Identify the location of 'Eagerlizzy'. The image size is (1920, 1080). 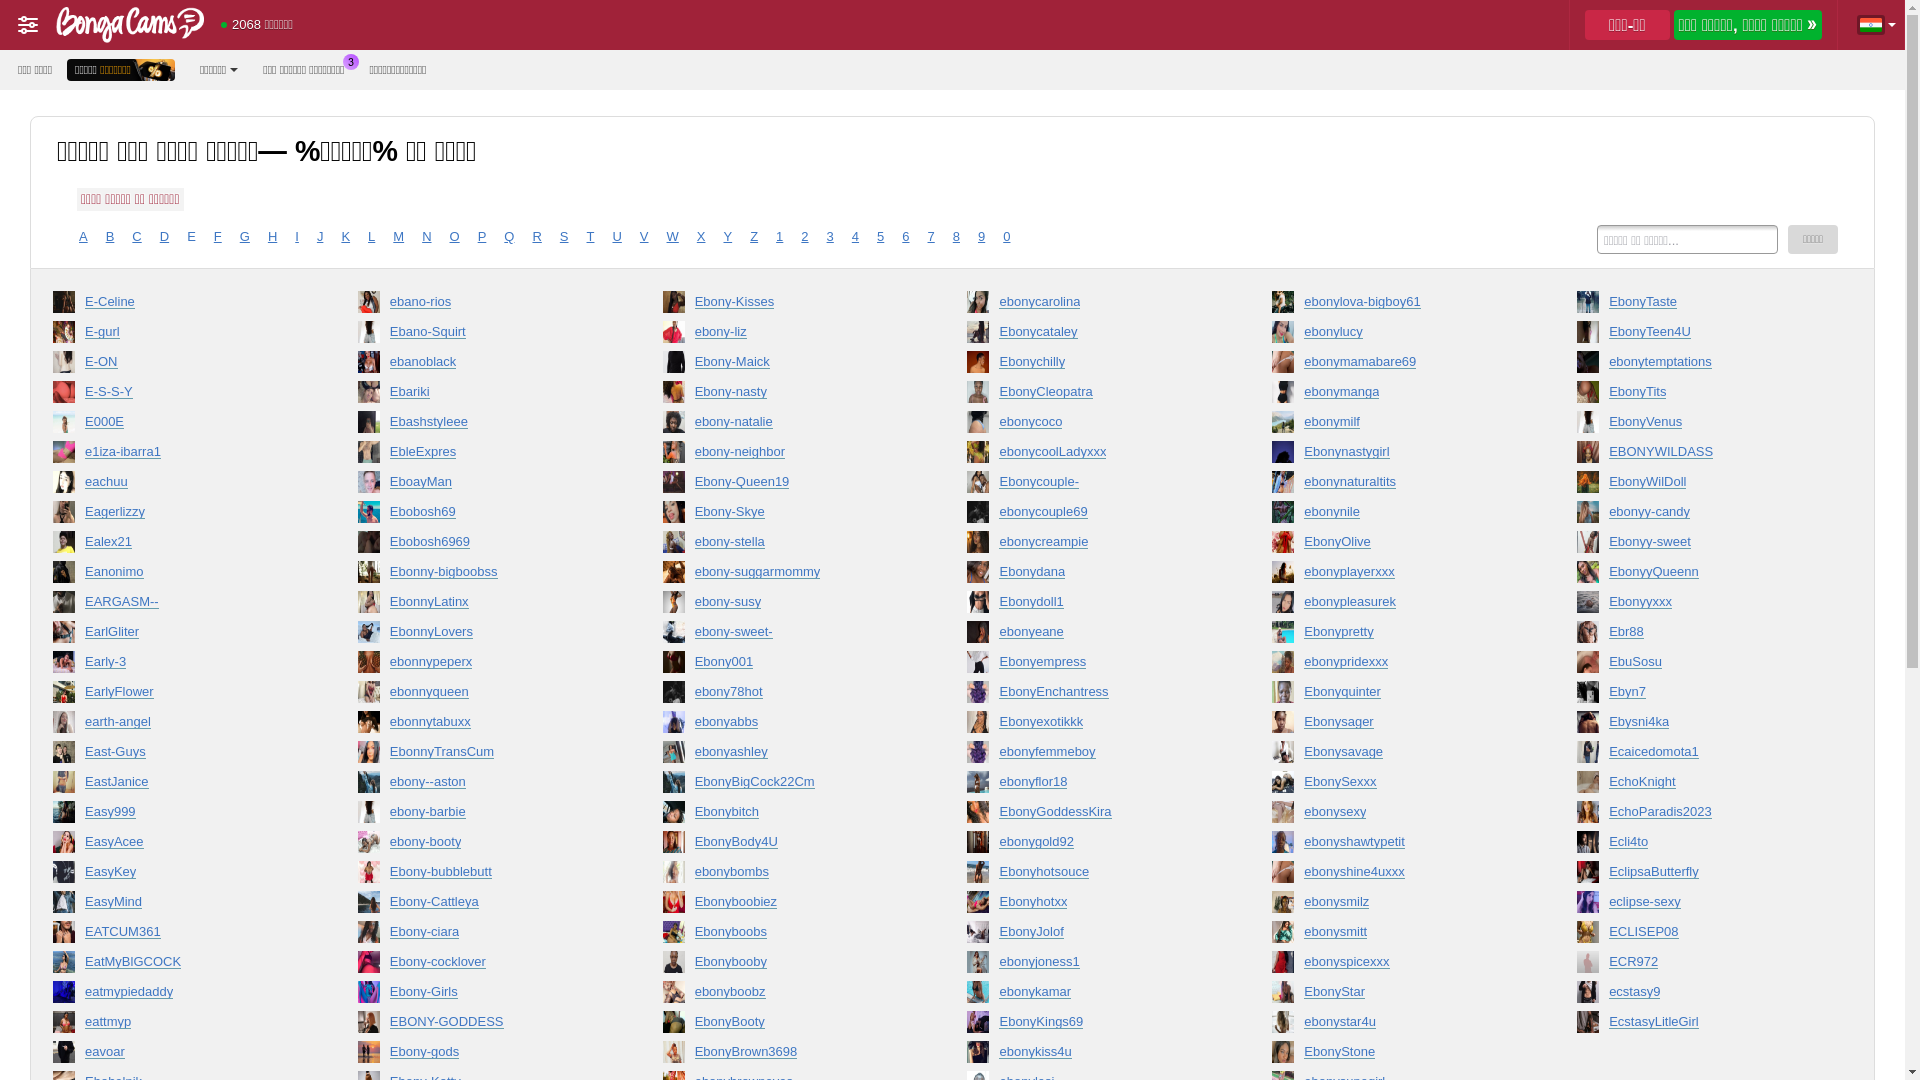
(52, 515).